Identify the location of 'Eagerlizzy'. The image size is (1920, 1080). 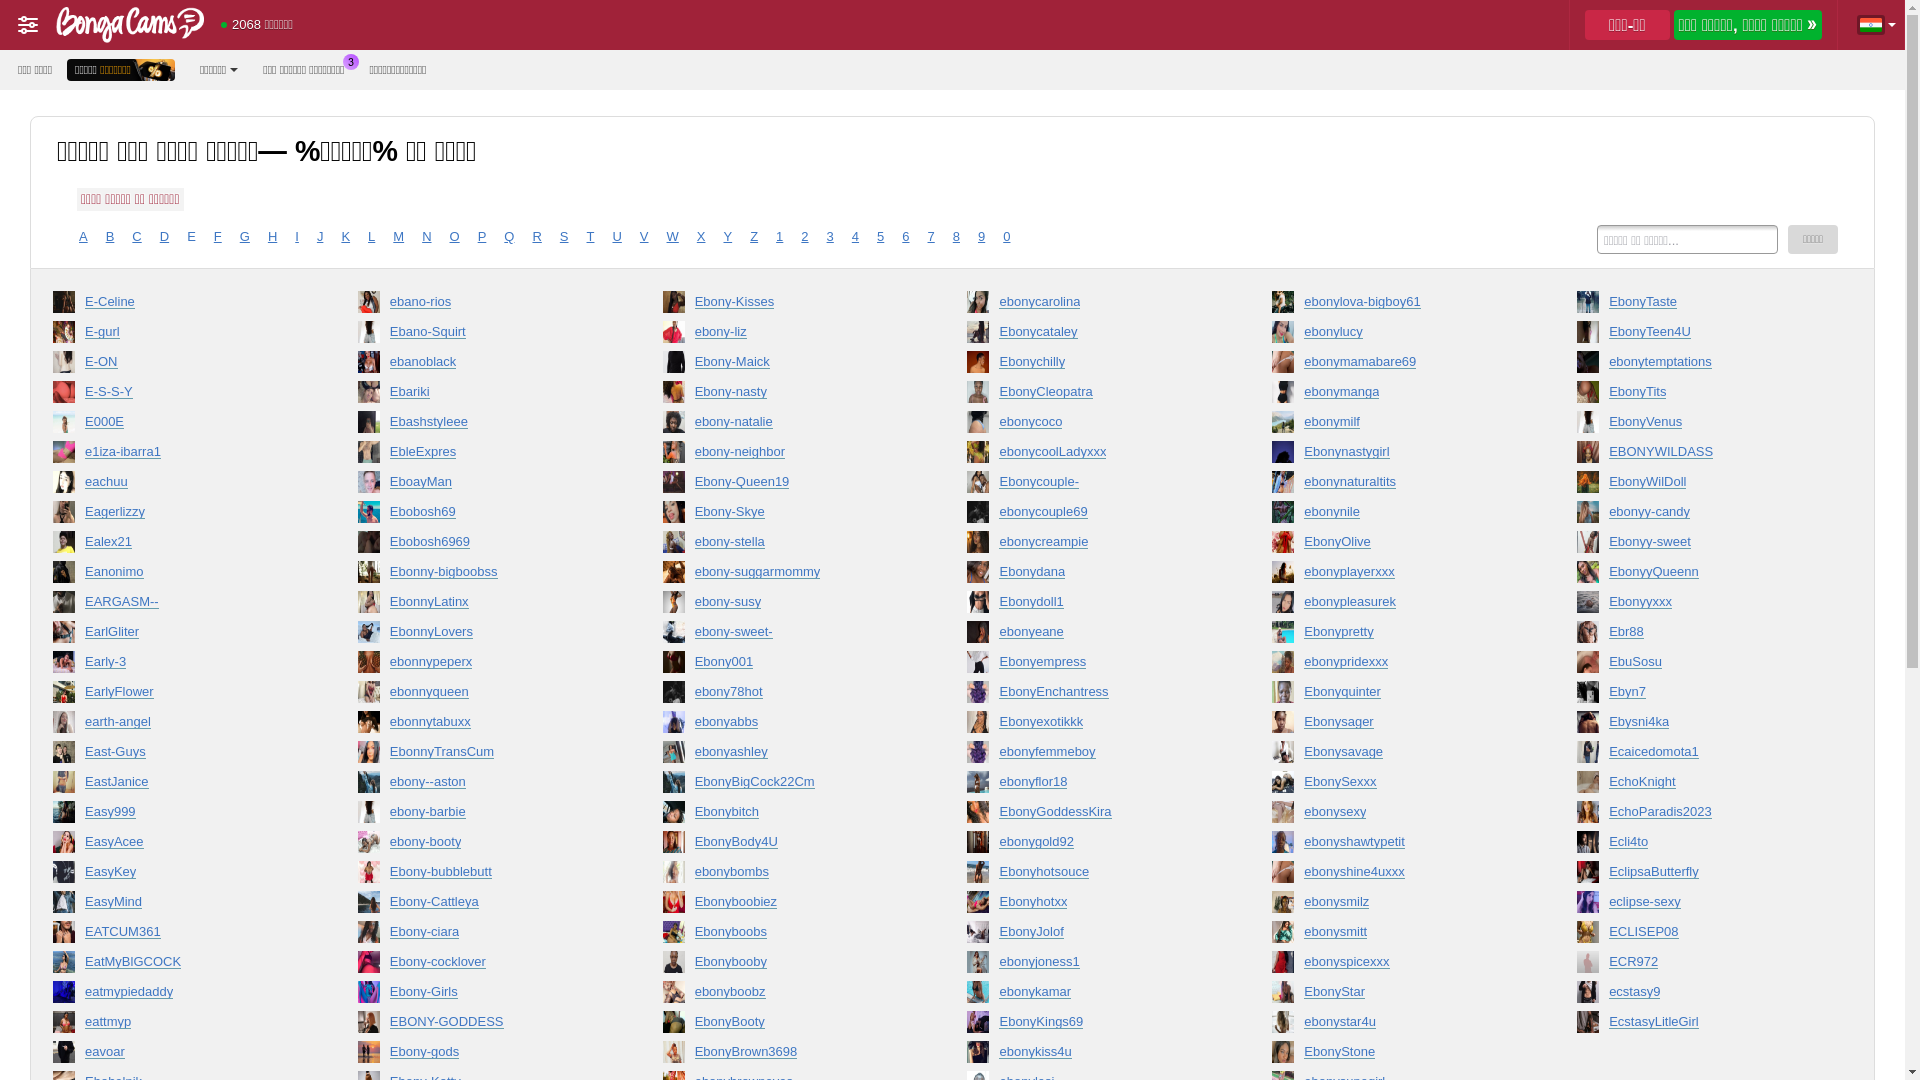
(52, 515).